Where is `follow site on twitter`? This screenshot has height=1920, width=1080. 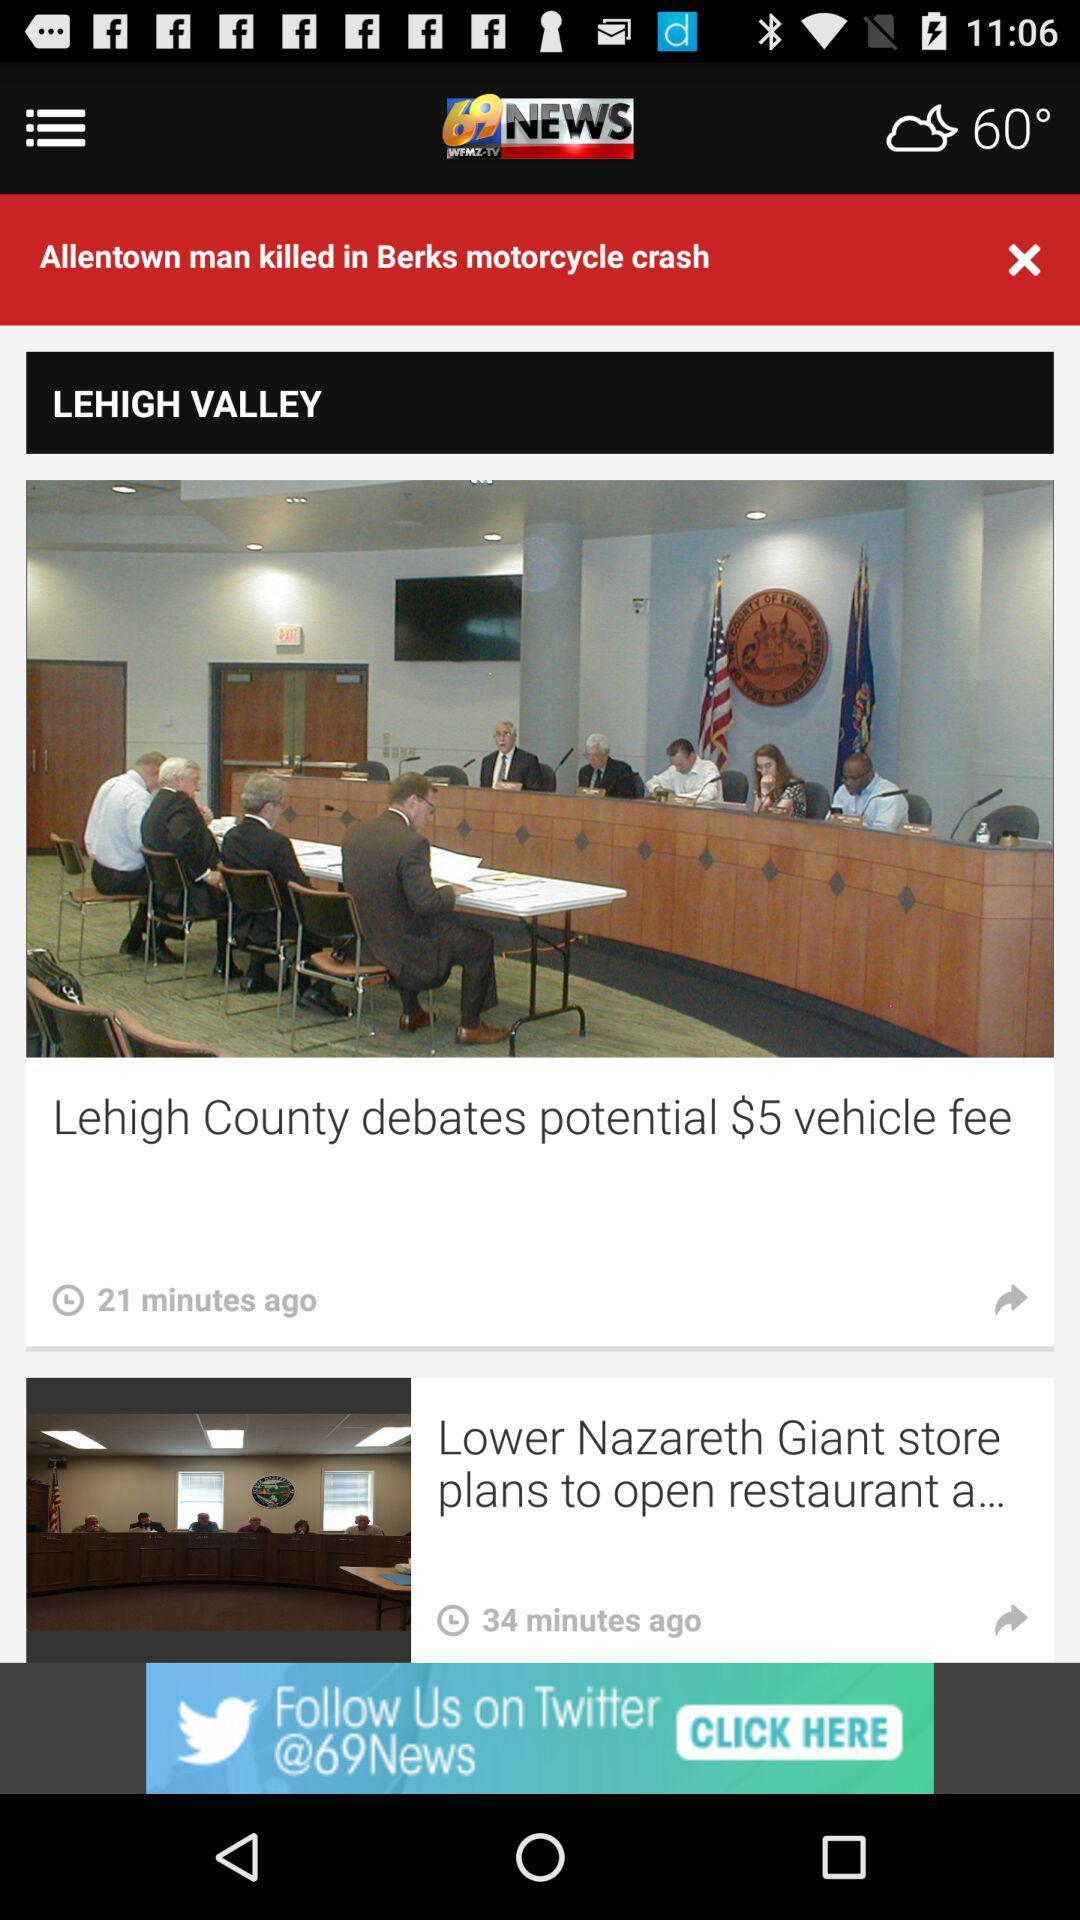
follow site on twitter is located at coordinates (540, 1727).